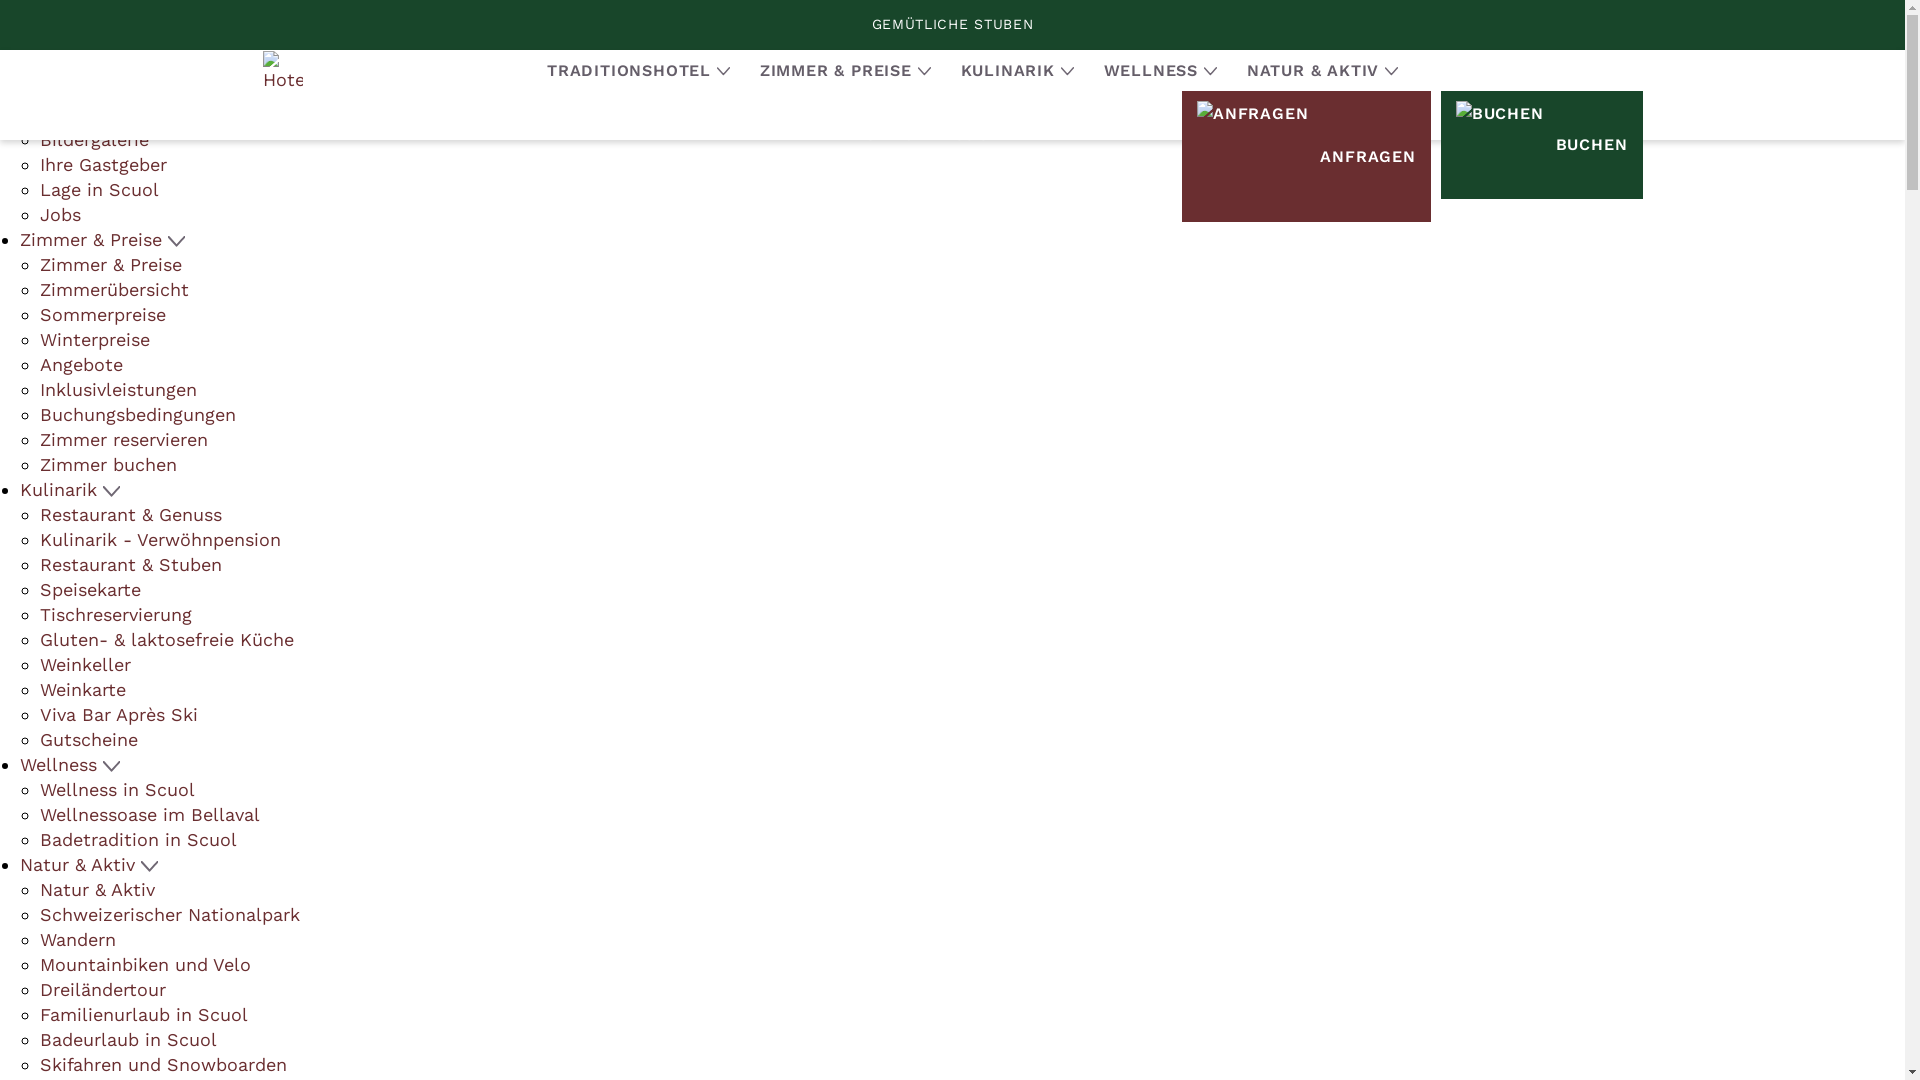 Image resolution: width=1920 pixels, height=1080 pixels. What do you see at coordinates (169, 914) in the screenshot?
I see `'Schweizerischer Nationalpark'` at bounding box center [169, 914].